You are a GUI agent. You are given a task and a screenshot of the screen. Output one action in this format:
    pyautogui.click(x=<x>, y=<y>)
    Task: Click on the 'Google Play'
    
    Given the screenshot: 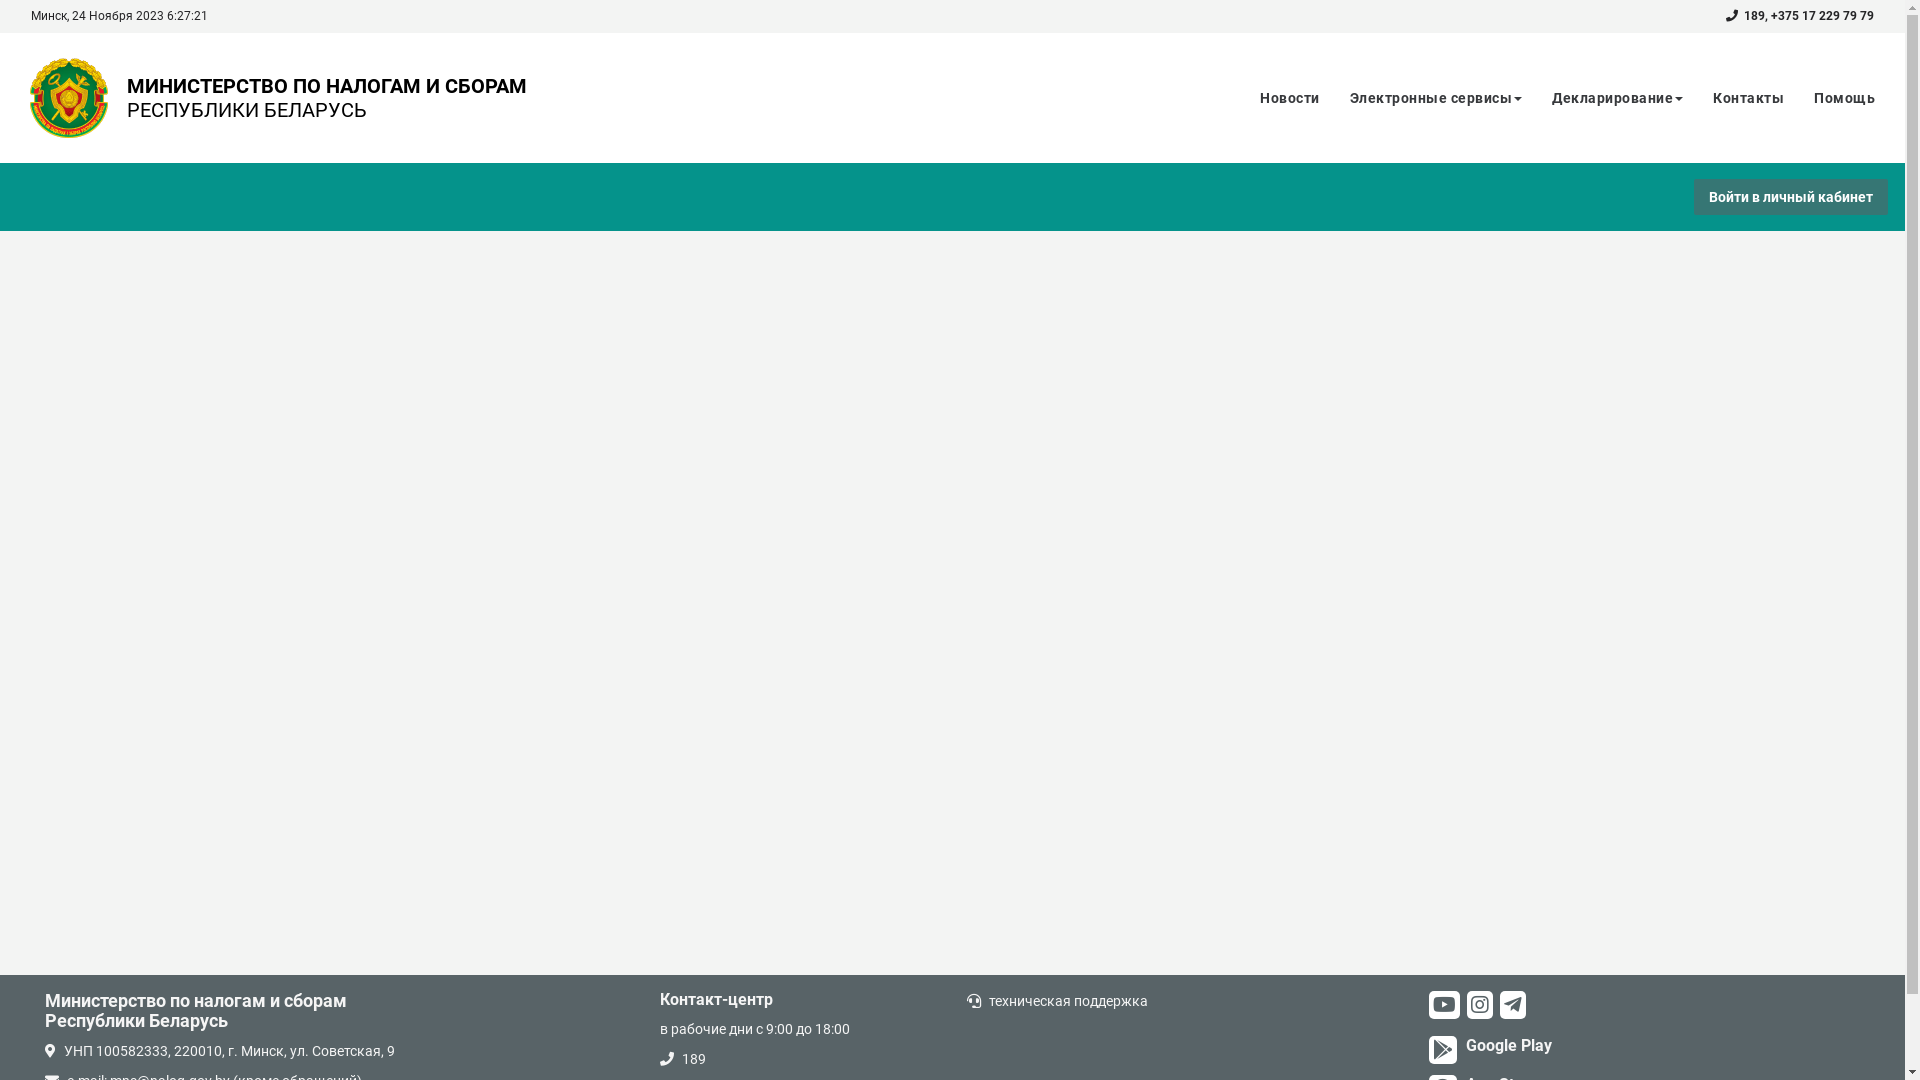 What is the action you would take?
    pyautogui.click(x=1505, y=1051)
    